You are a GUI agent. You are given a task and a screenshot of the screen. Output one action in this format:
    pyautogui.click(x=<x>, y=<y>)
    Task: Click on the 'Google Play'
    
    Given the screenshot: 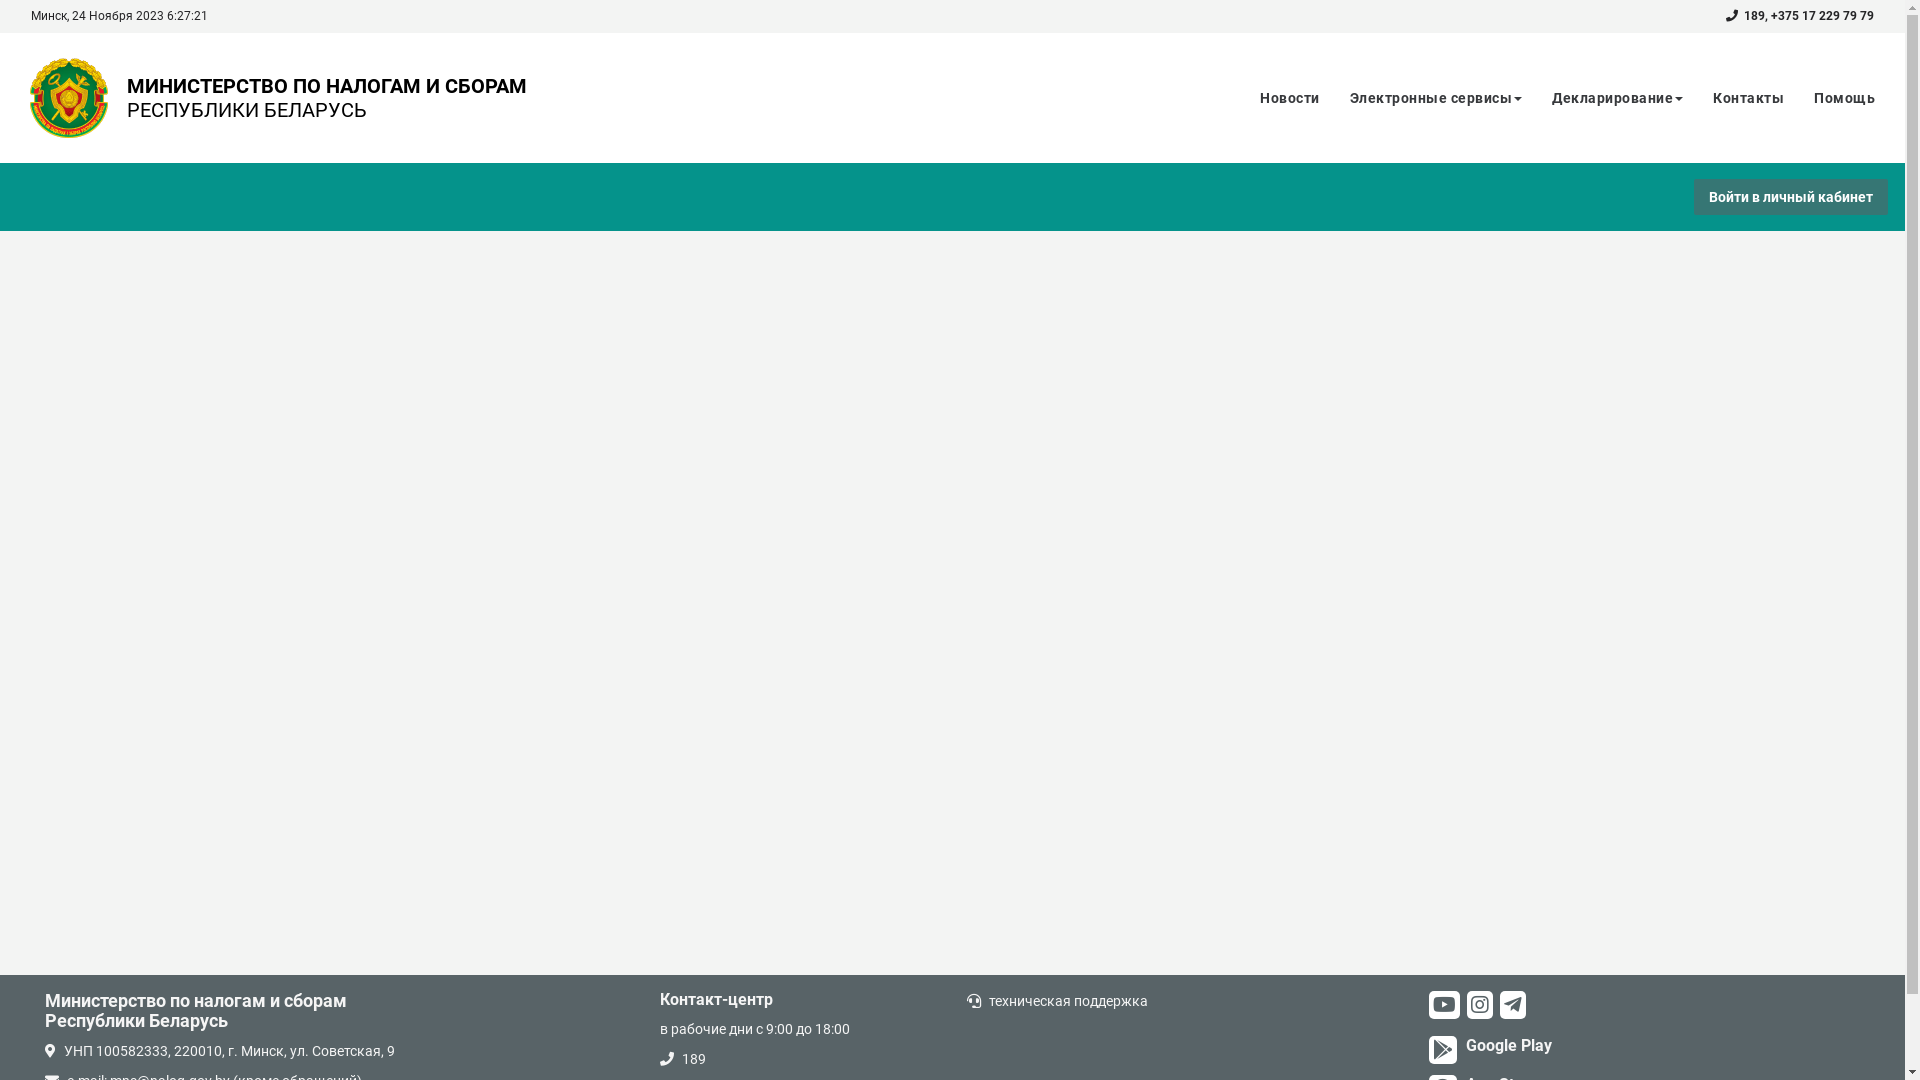 What is the action you would take?
    pyautogui.click(x=1505, y=1051)
    